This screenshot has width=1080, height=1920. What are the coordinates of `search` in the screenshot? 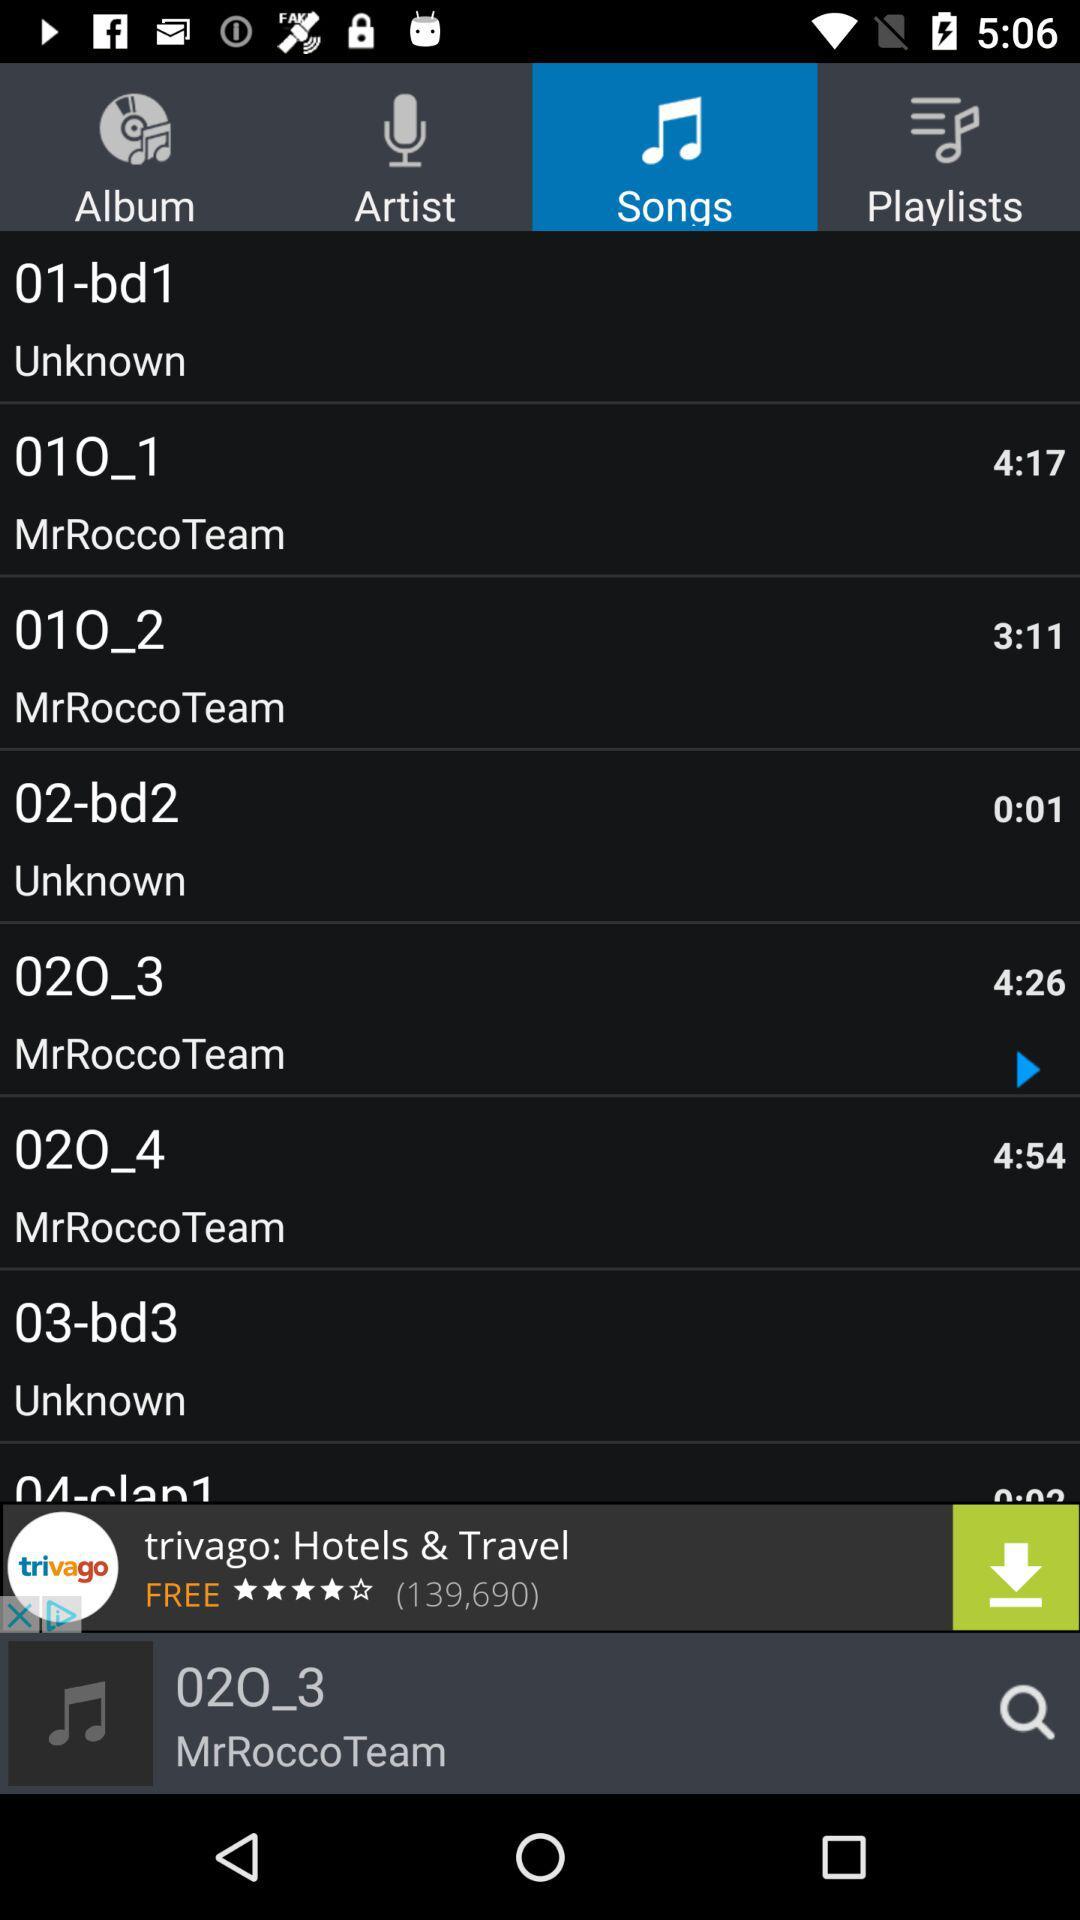 It's located at (1021, 1712).